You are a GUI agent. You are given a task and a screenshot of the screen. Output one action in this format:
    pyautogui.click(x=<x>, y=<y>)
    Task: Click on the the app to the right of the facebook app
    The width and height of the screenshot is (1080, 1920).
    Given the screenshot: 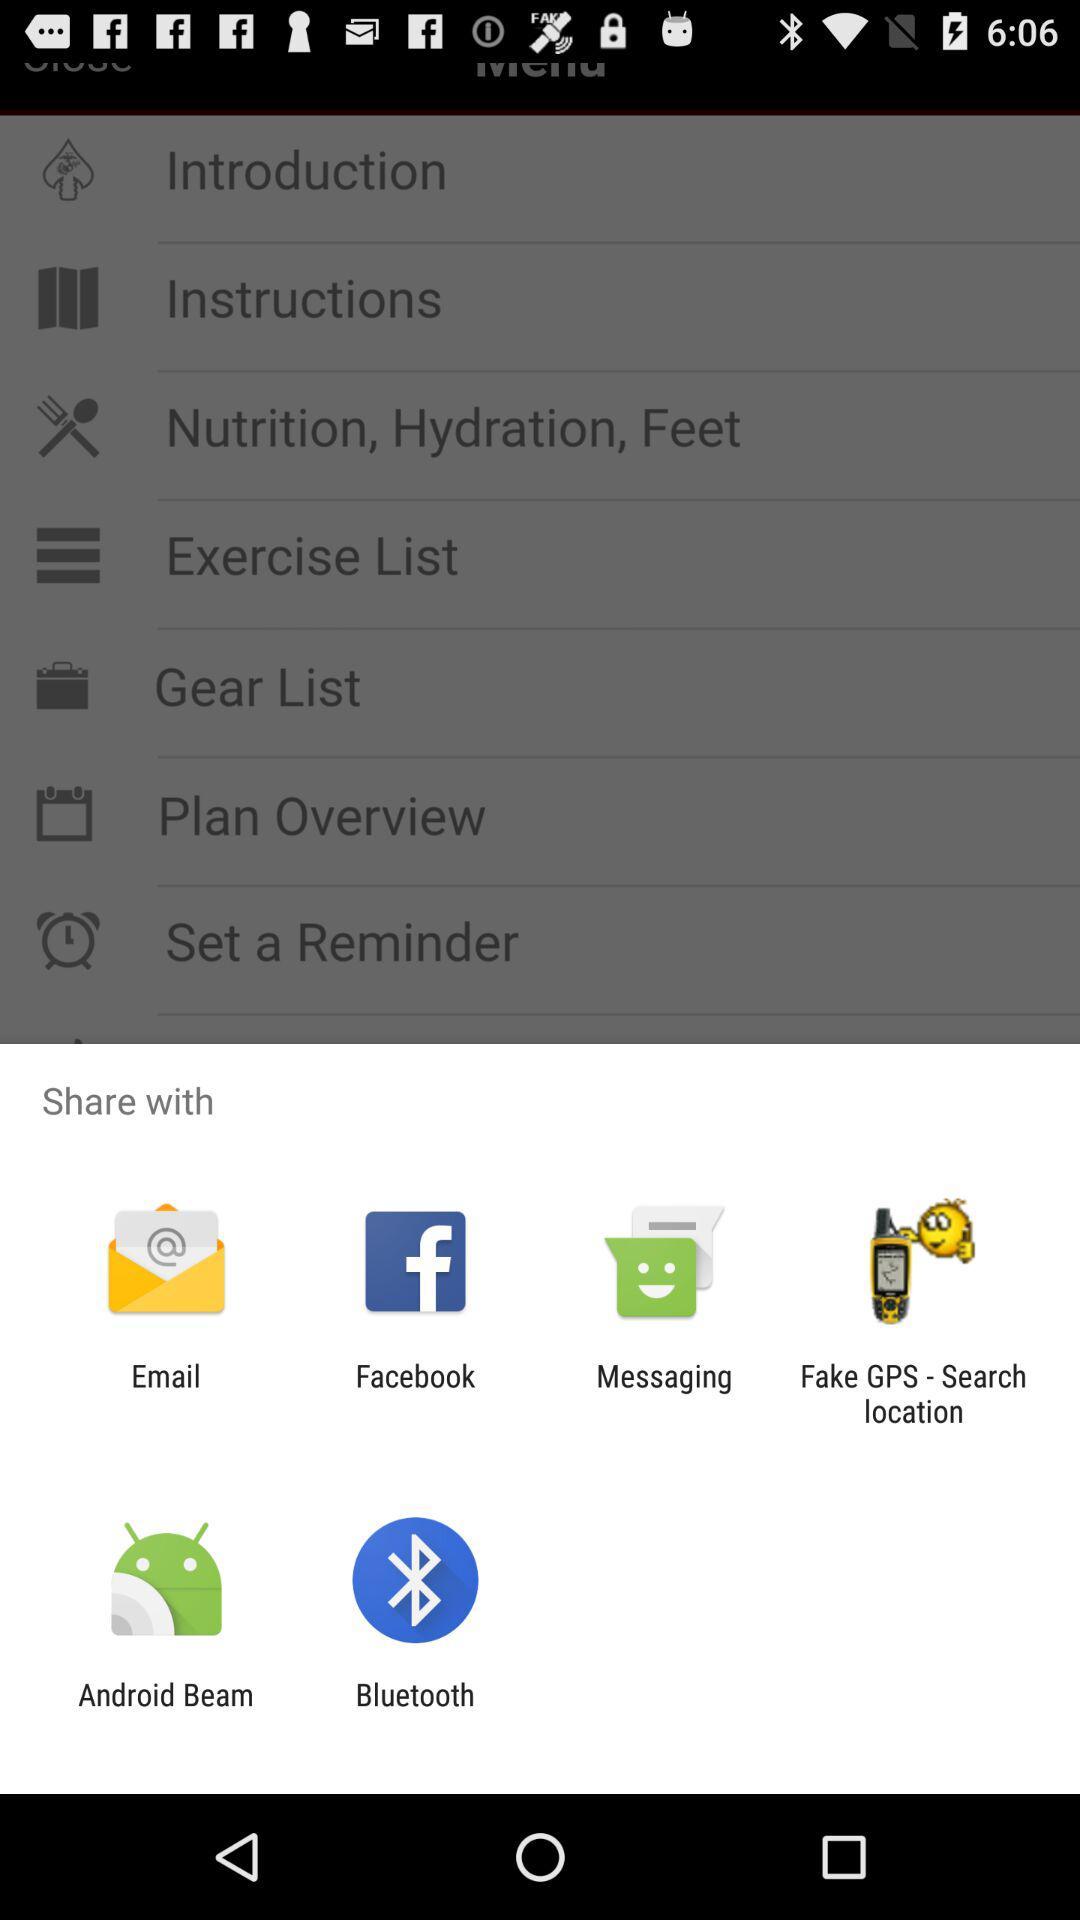 What is the action you would take?
    pyautogui.click(x=664, y=1392)
    